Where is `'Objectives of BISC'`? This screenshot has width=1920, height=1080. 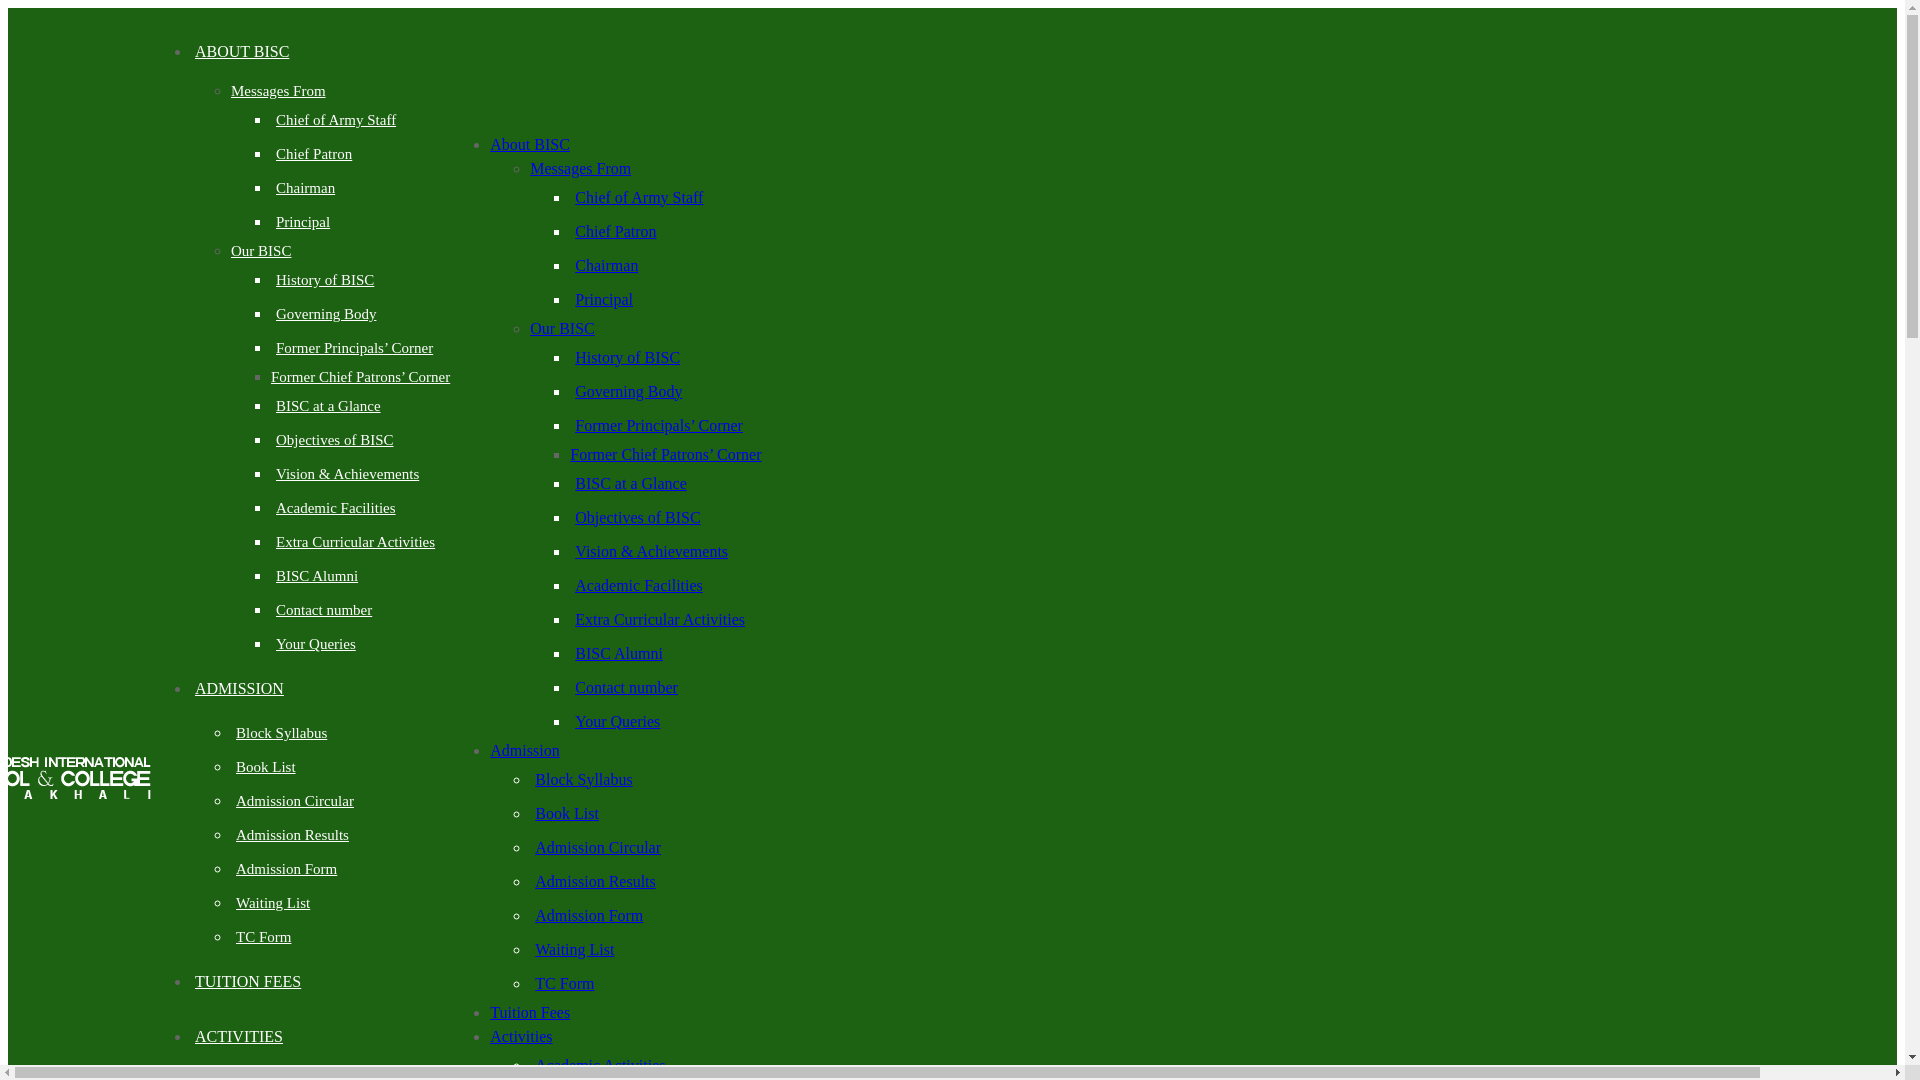 'Objectives of BISC' is located at coordinates (574, 515).